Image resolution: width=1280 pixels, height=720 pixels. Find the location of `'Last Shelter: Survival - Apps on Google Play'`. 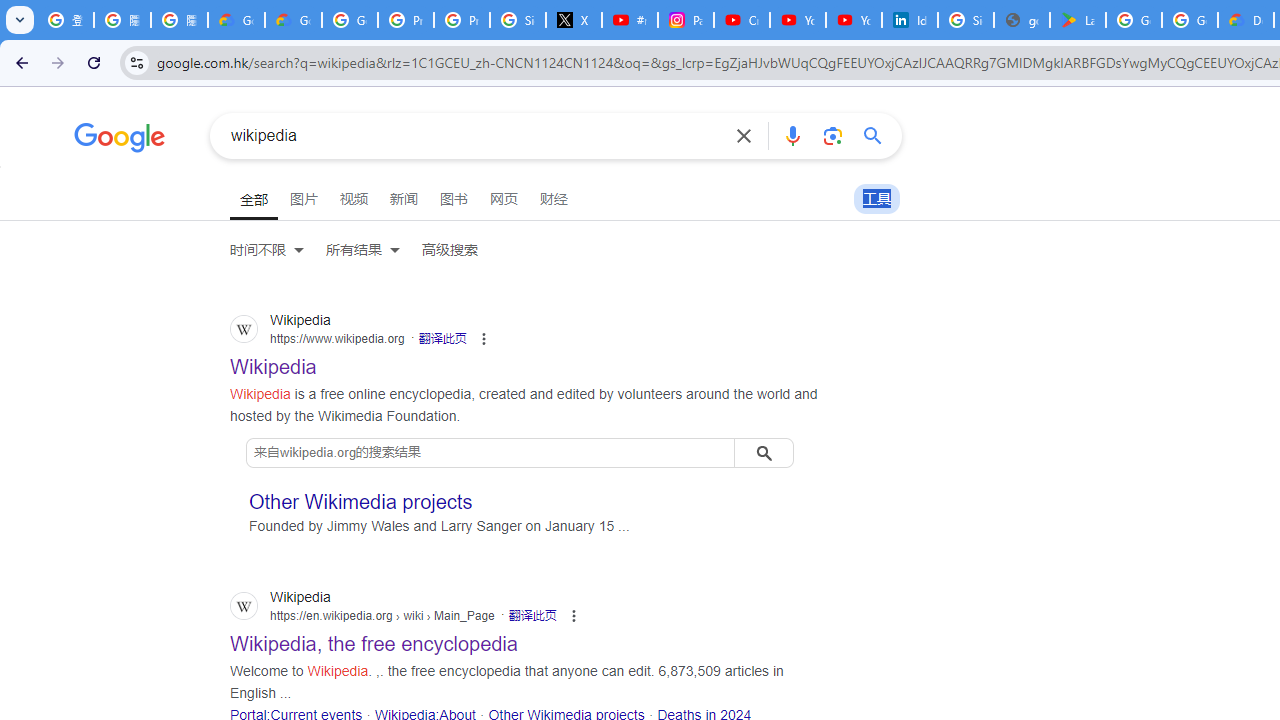

'Last Shelter: Survival - Apps on Google Play' is located at coordinates (1076, 20).